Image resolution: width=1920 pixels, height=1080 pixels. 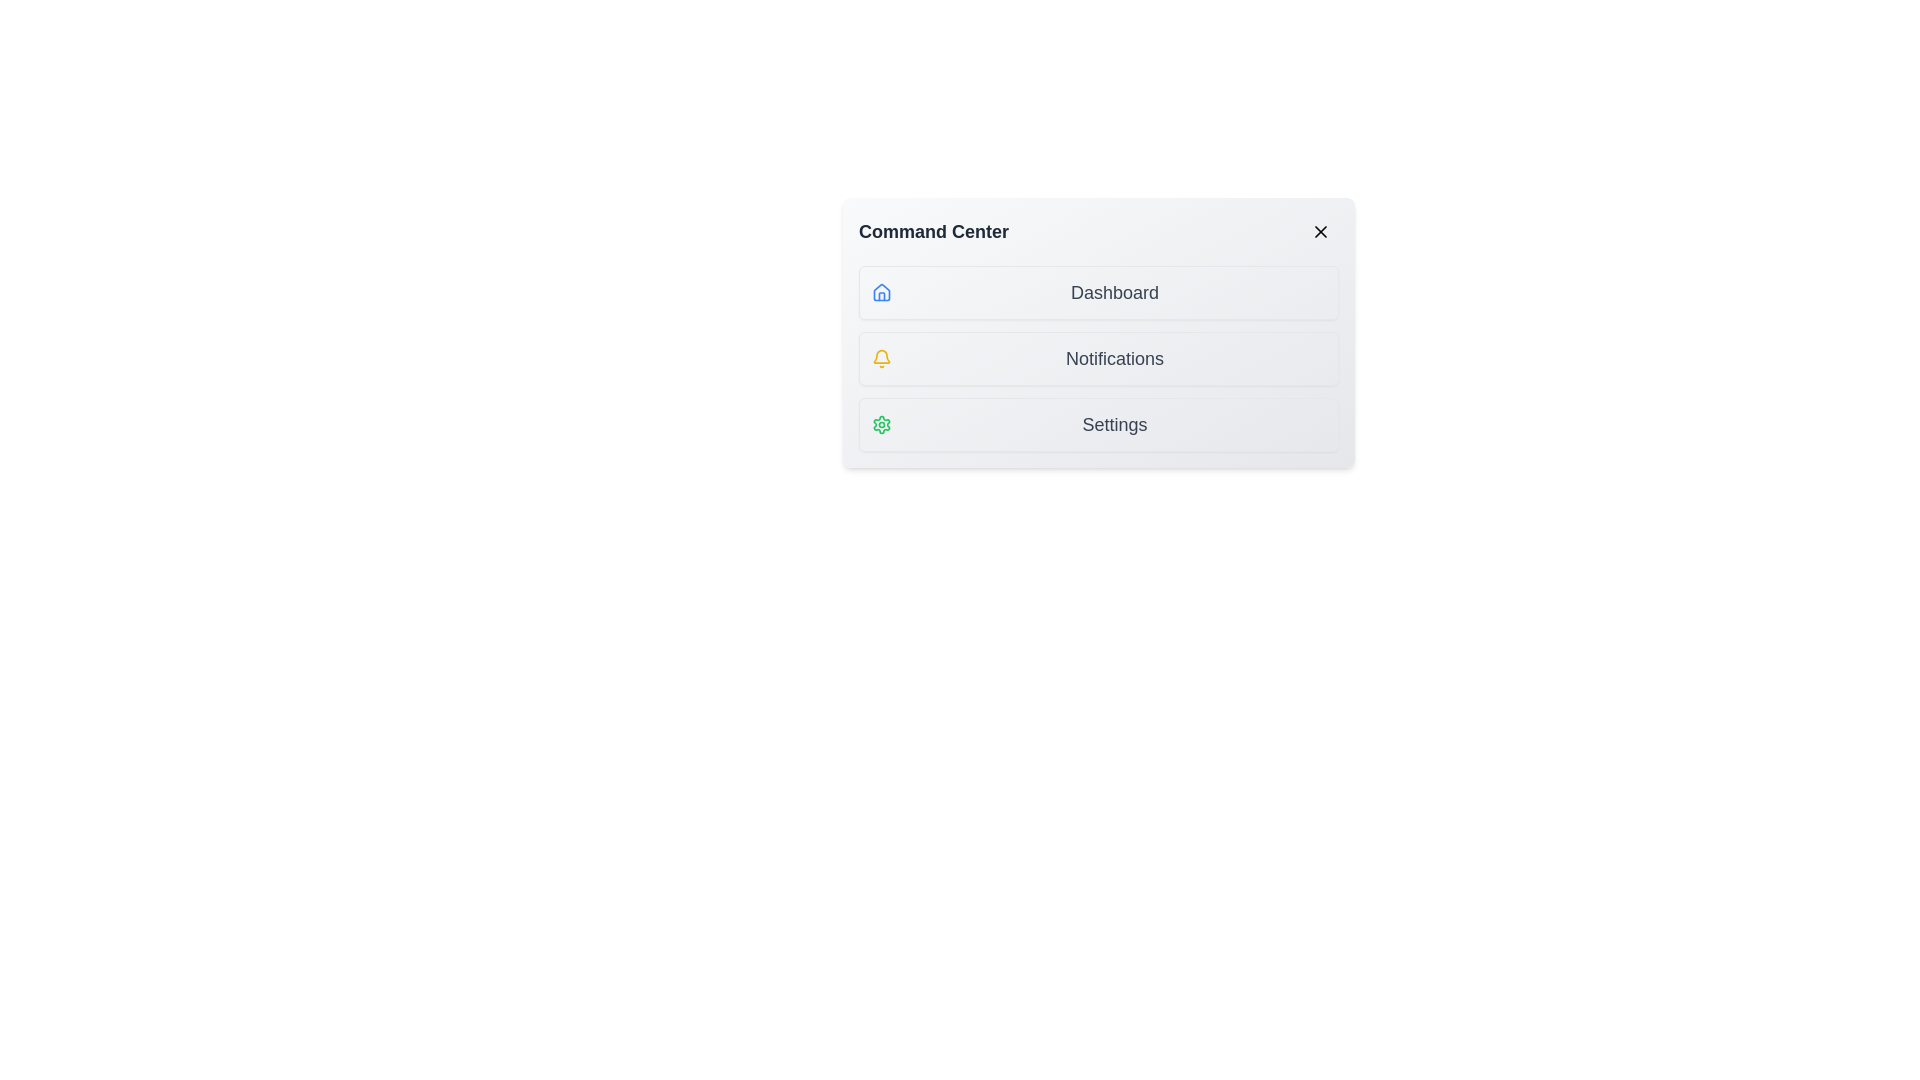 I want to click on the first menu item in the vertically stacked list within the centered dialog box, so click(x=1098, y=293).